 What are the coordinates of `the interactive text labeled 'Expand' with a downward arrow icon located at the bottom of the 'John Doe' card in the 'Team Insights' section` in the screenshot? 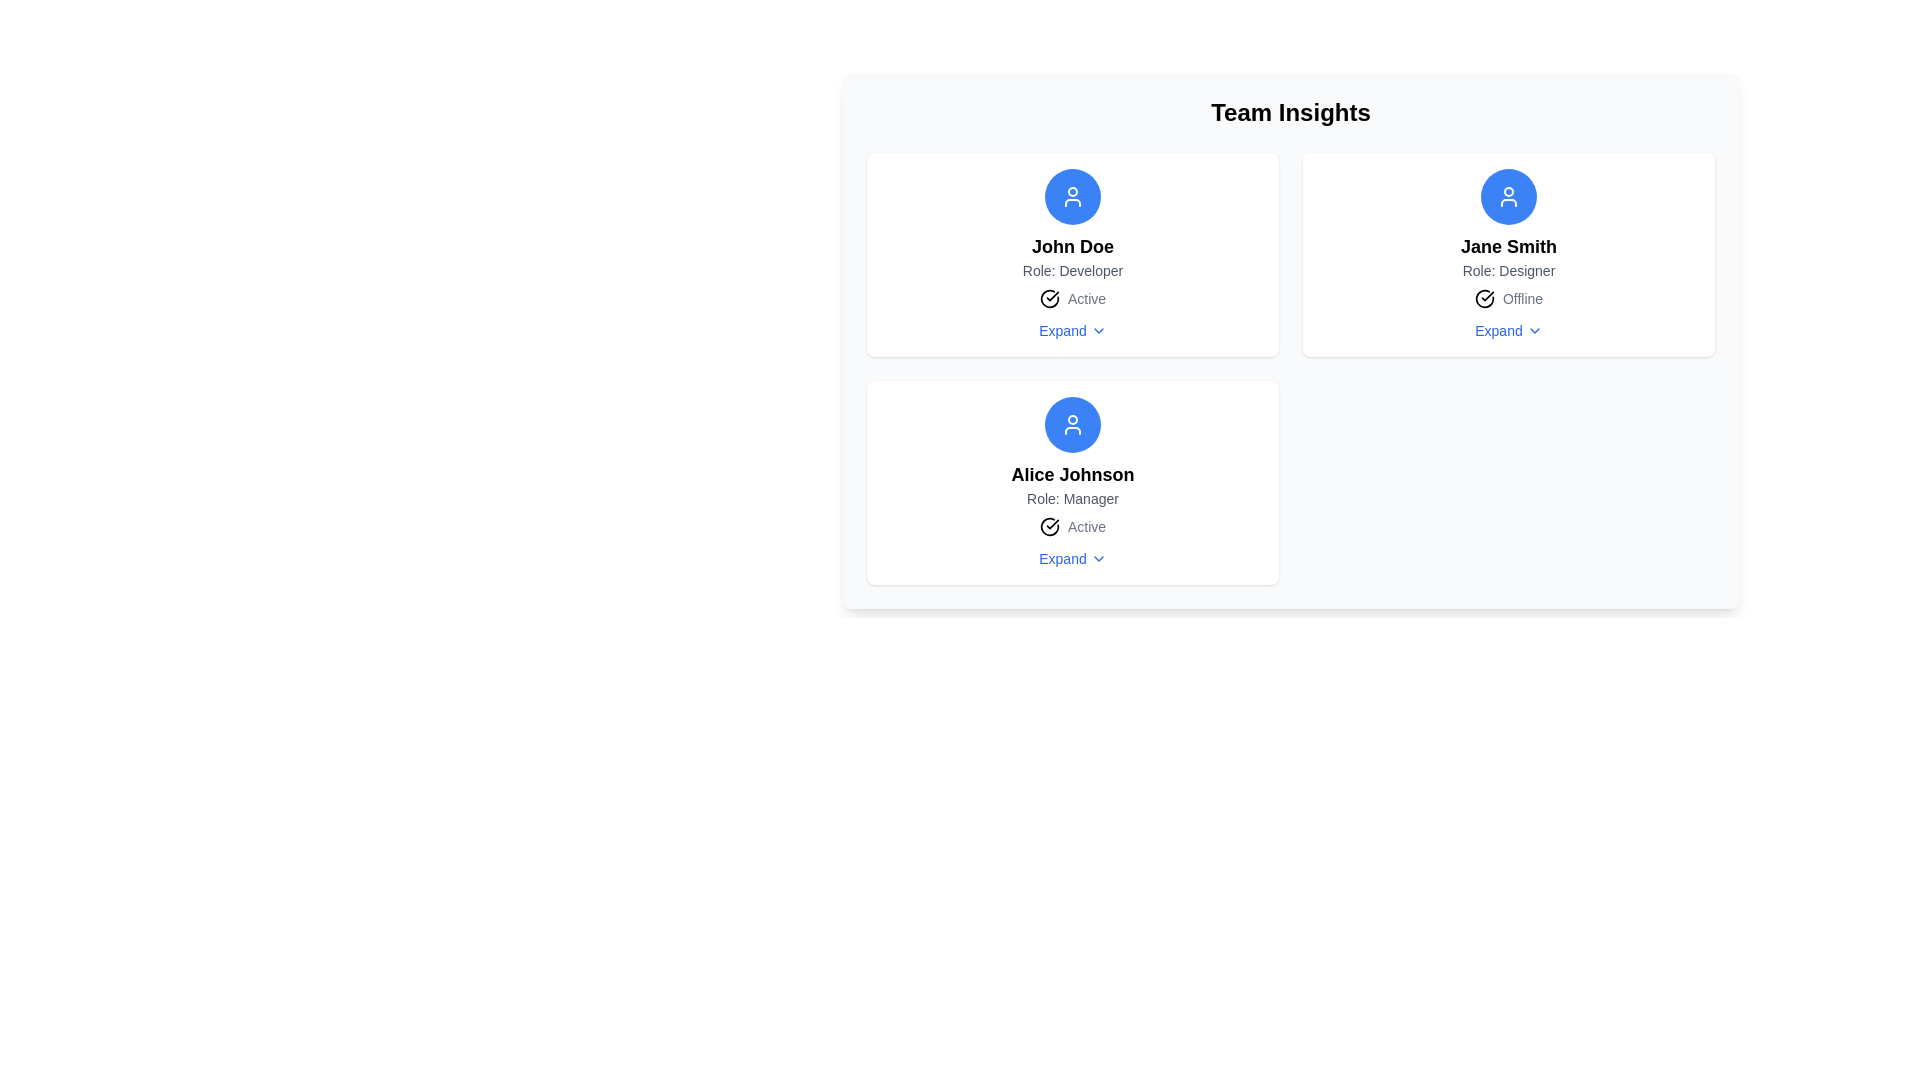 It's located at (1071, 330).